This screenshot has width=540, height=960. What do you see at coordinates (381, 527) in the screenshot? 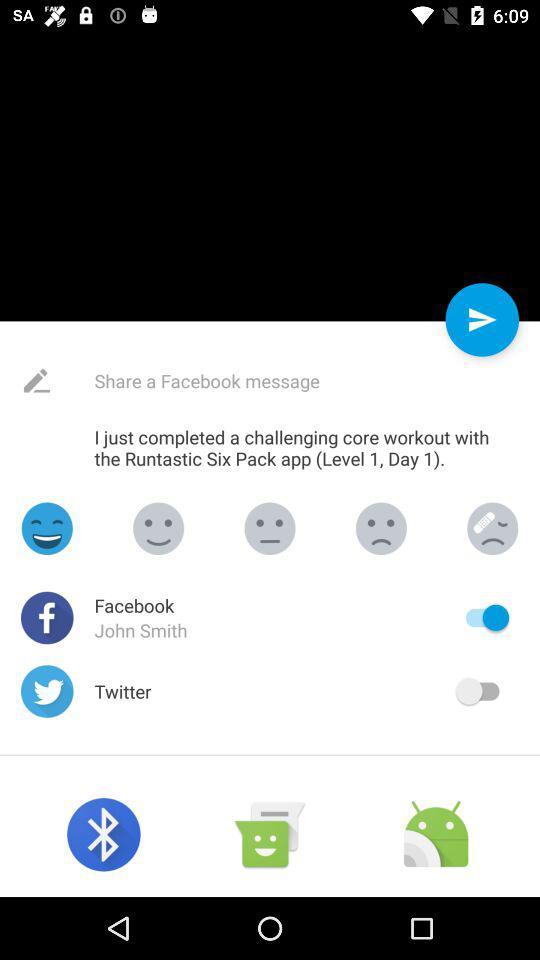
I see `the emoji icon` at bounding box center [381, 527].